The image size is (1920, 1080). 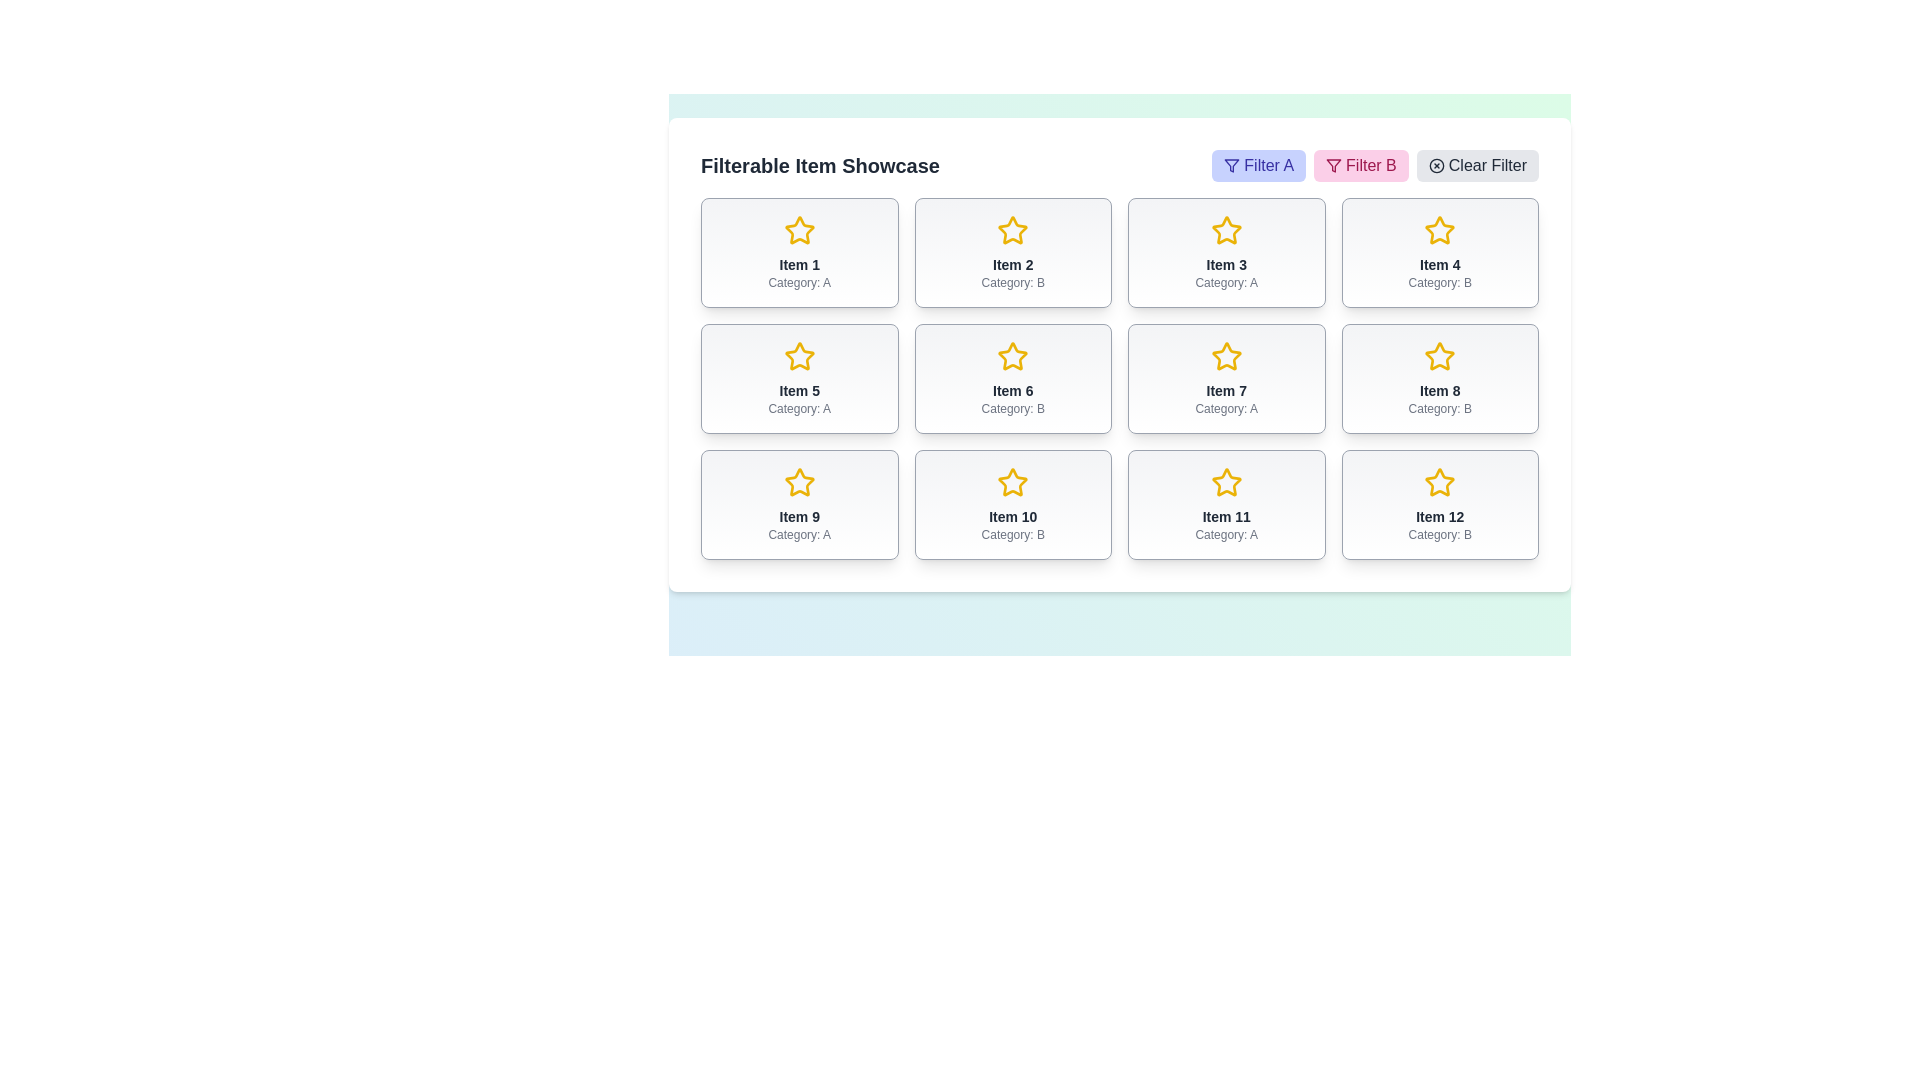 I want to click on the star-shaped SVG icon with a yellow outline located in the card labeled 'Item 8\nCategory: B' to rate it, so click(x=1440, y=356).